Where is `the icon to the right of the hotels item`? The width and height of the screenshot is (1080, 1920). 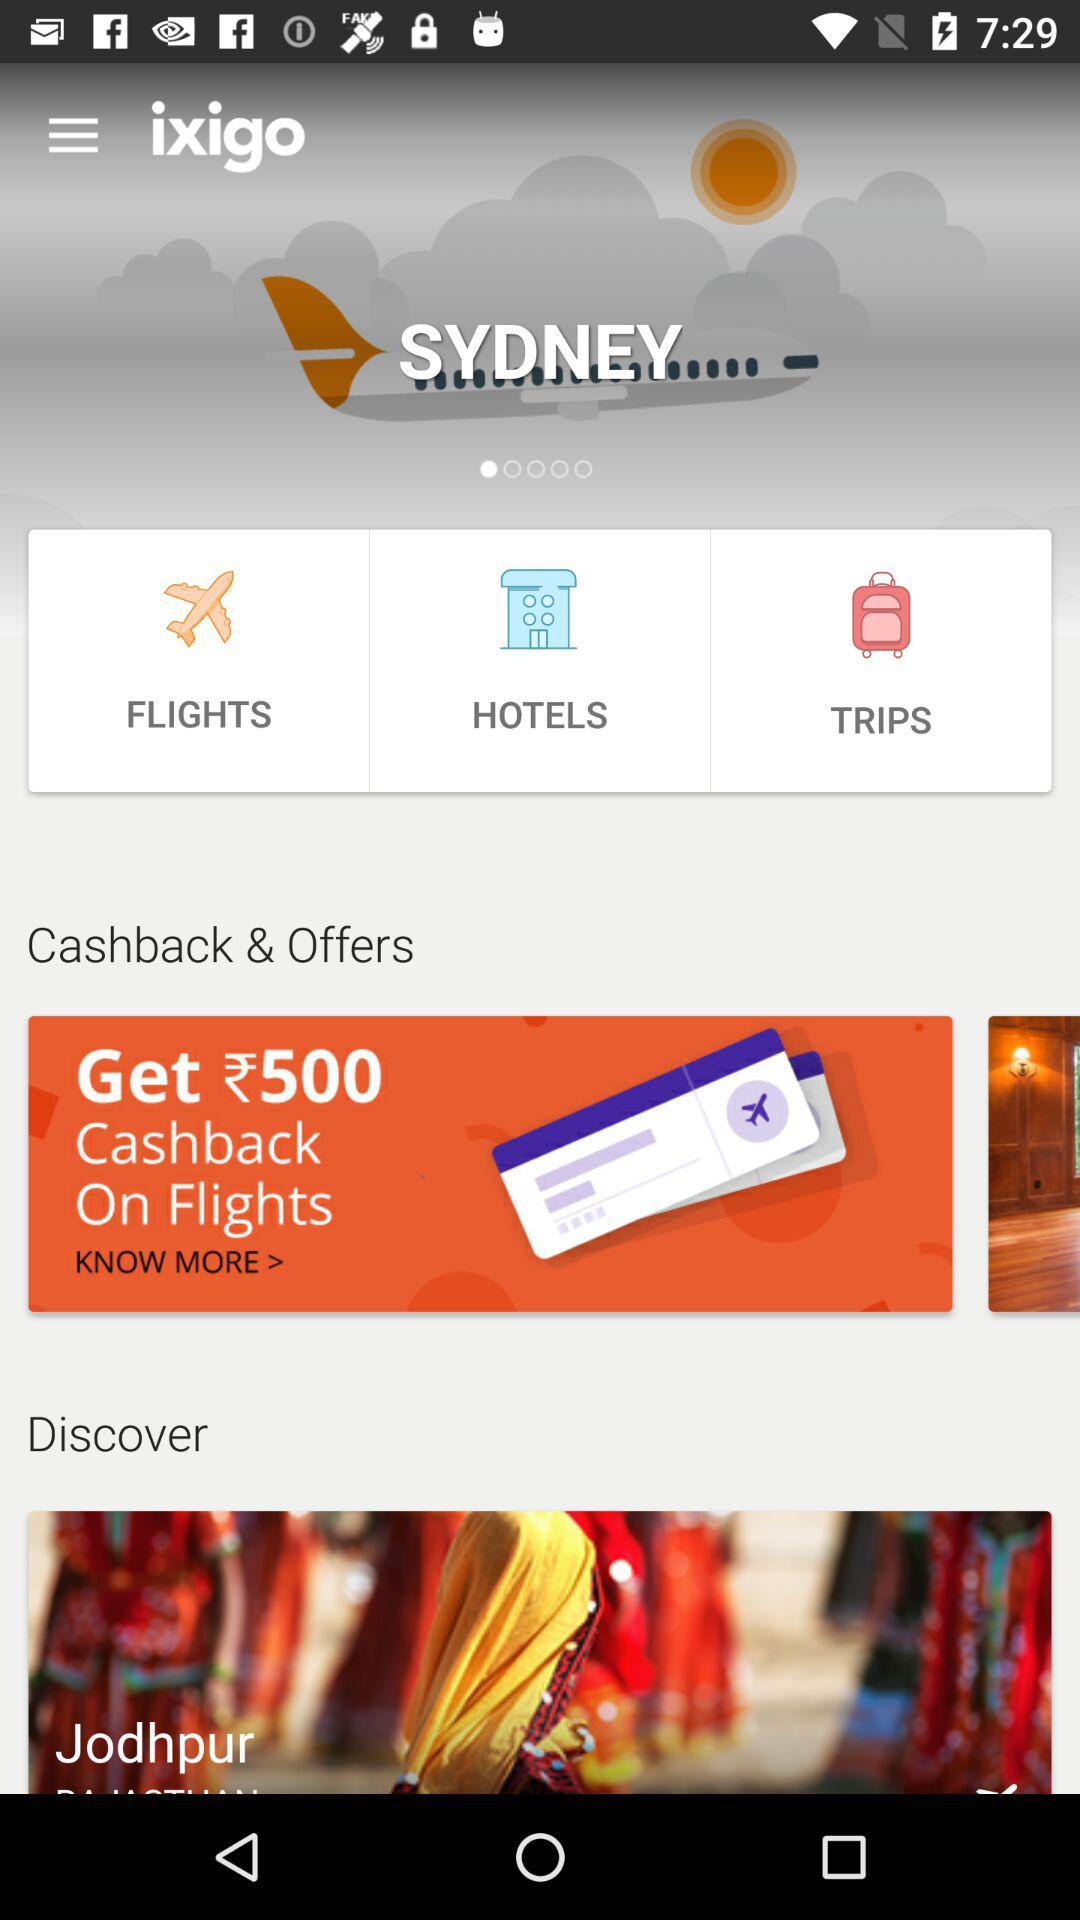 the icon to the right of the hotels item is located at coordinates (880, 660).